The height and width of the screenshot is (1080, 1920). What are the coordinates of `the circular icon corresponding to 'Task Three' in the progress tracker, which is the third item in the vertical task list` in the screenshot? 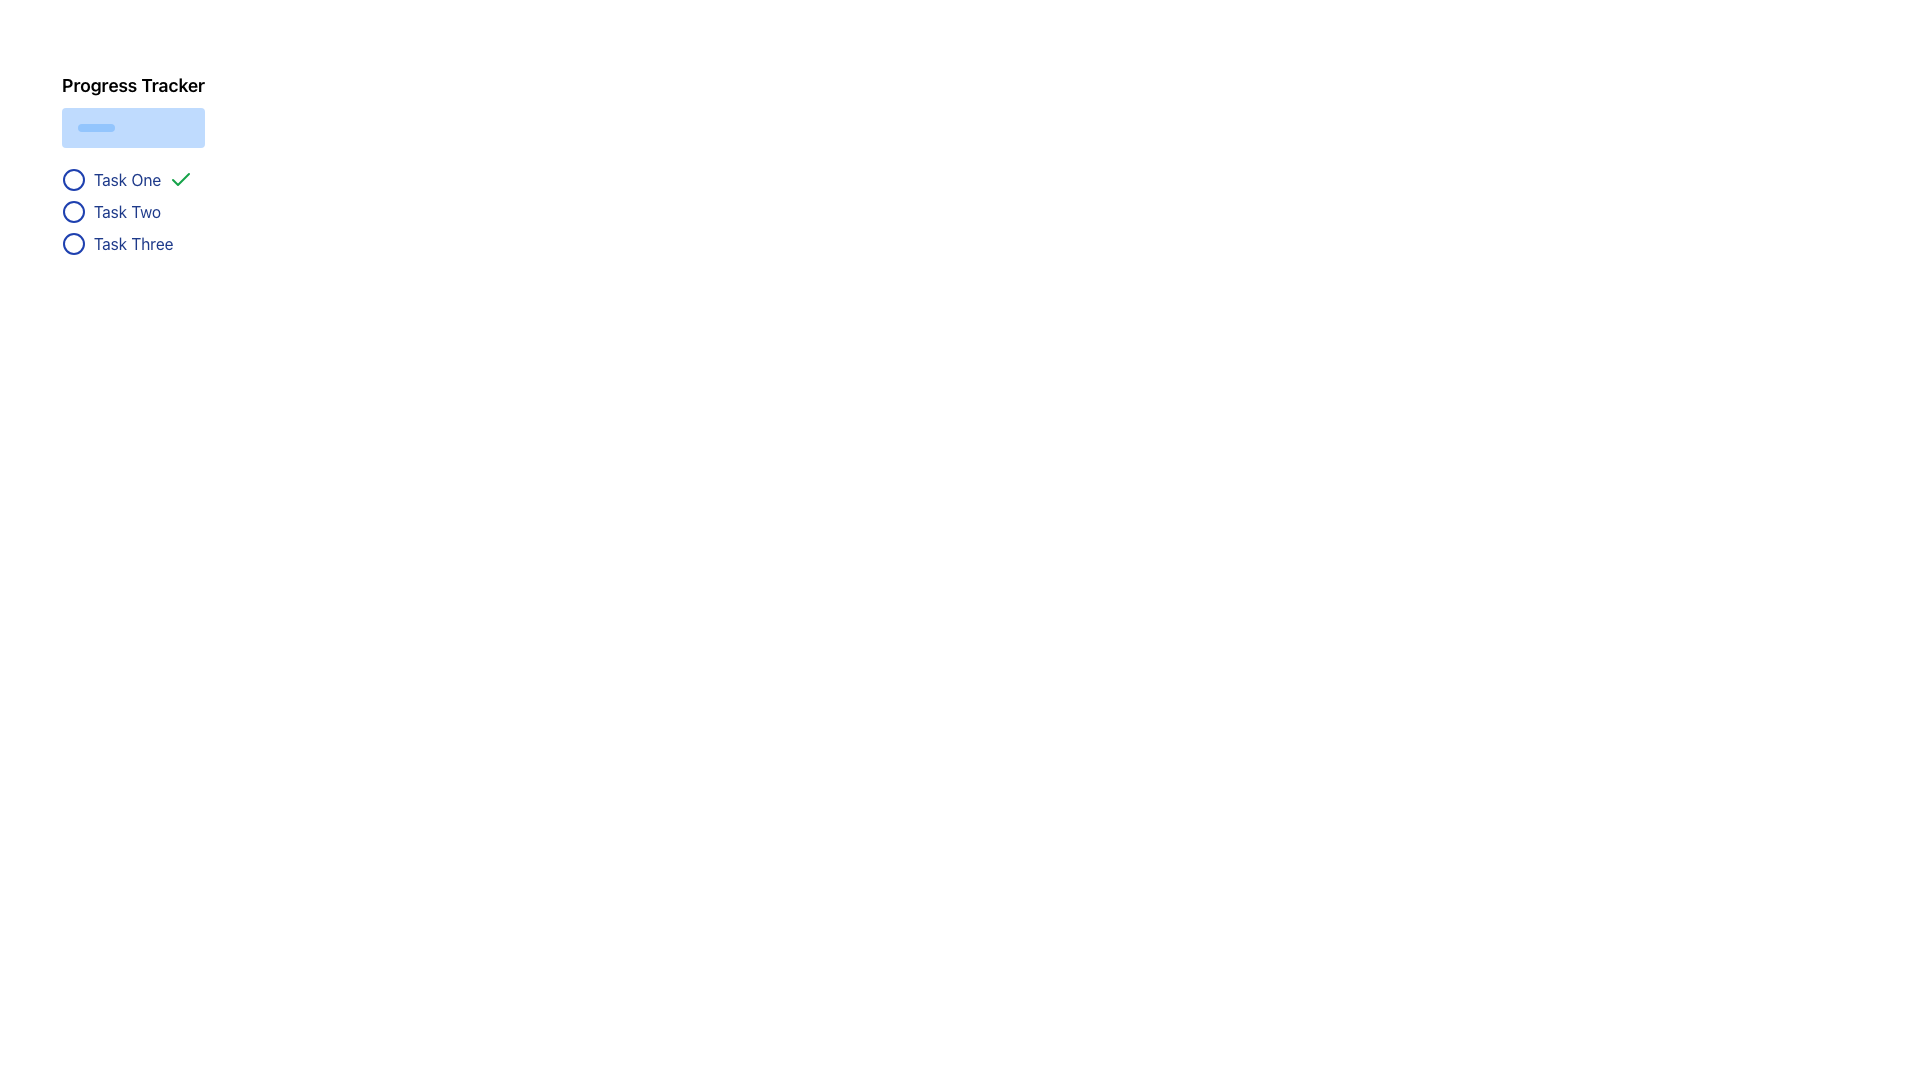 It's located at (73, 242).